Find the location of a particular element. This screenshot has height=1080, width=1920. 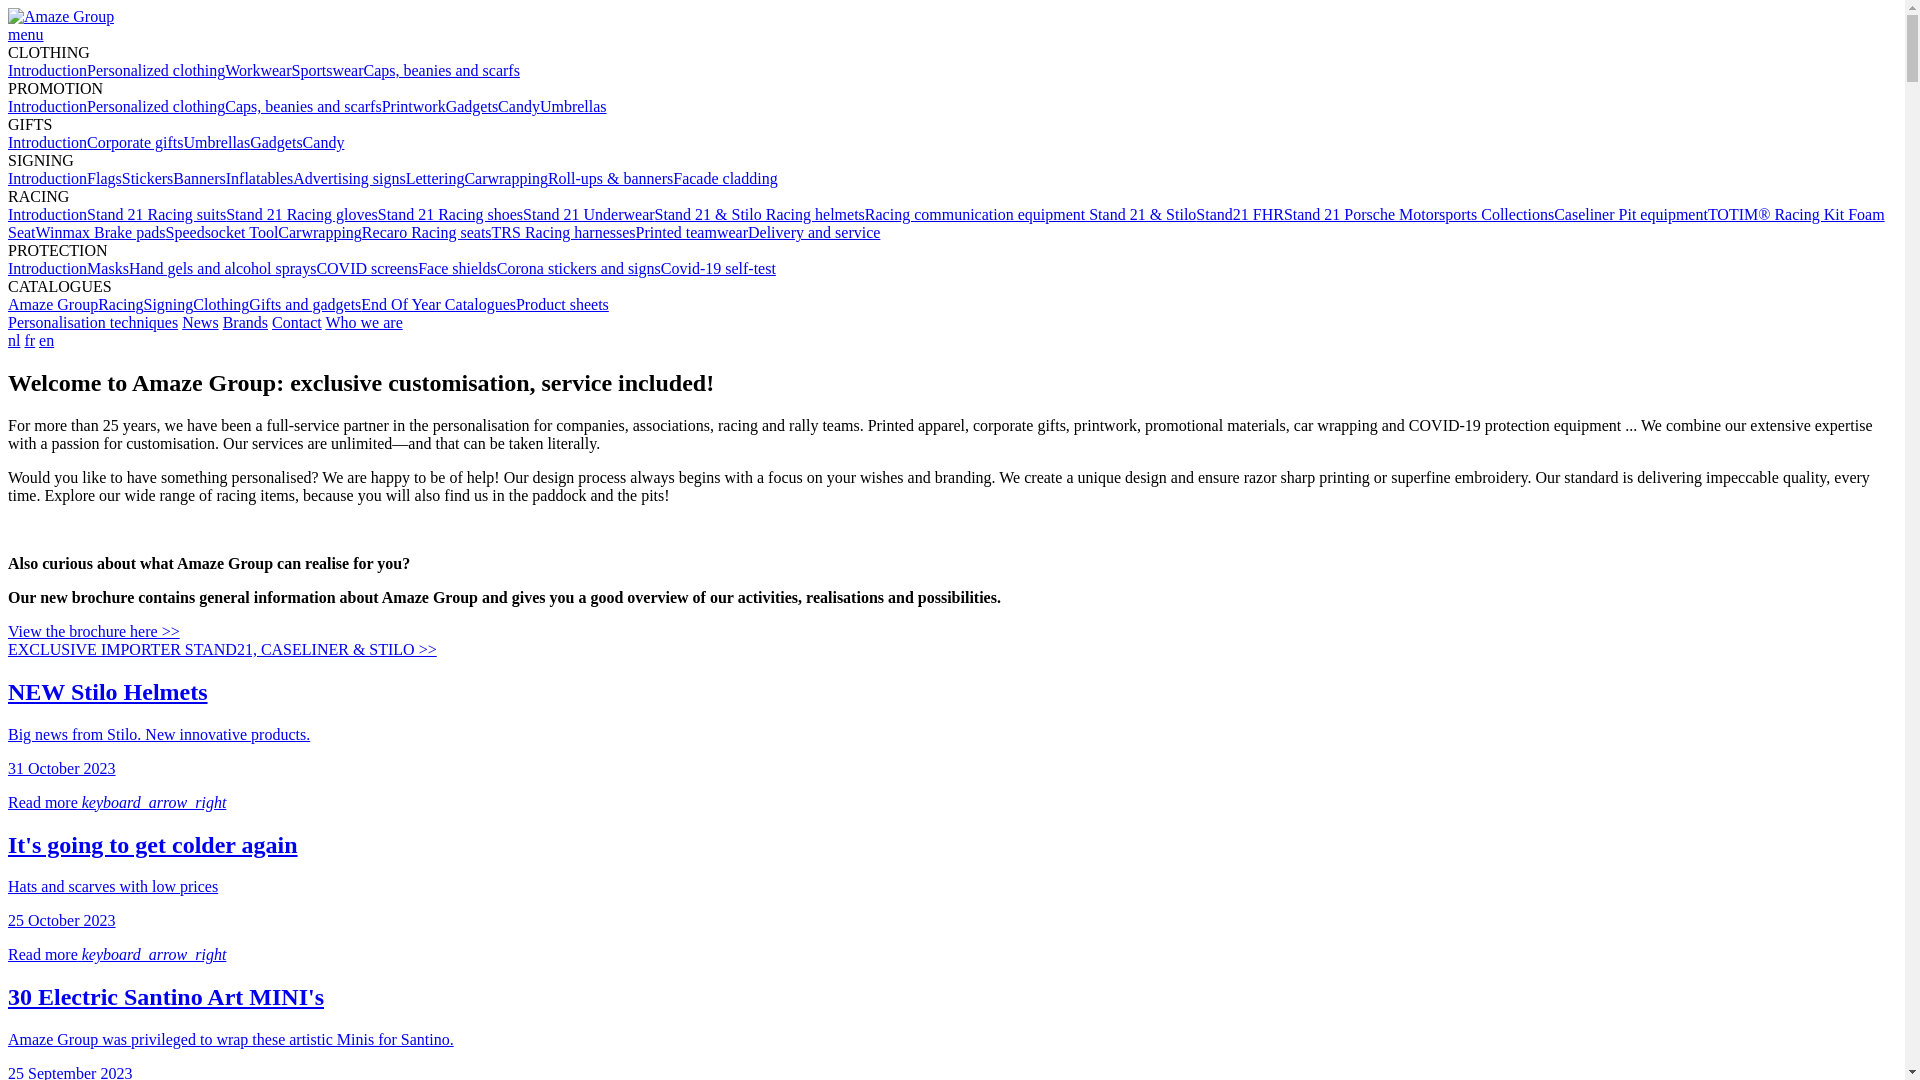

'Masks' is located at coordinates (106, 267).